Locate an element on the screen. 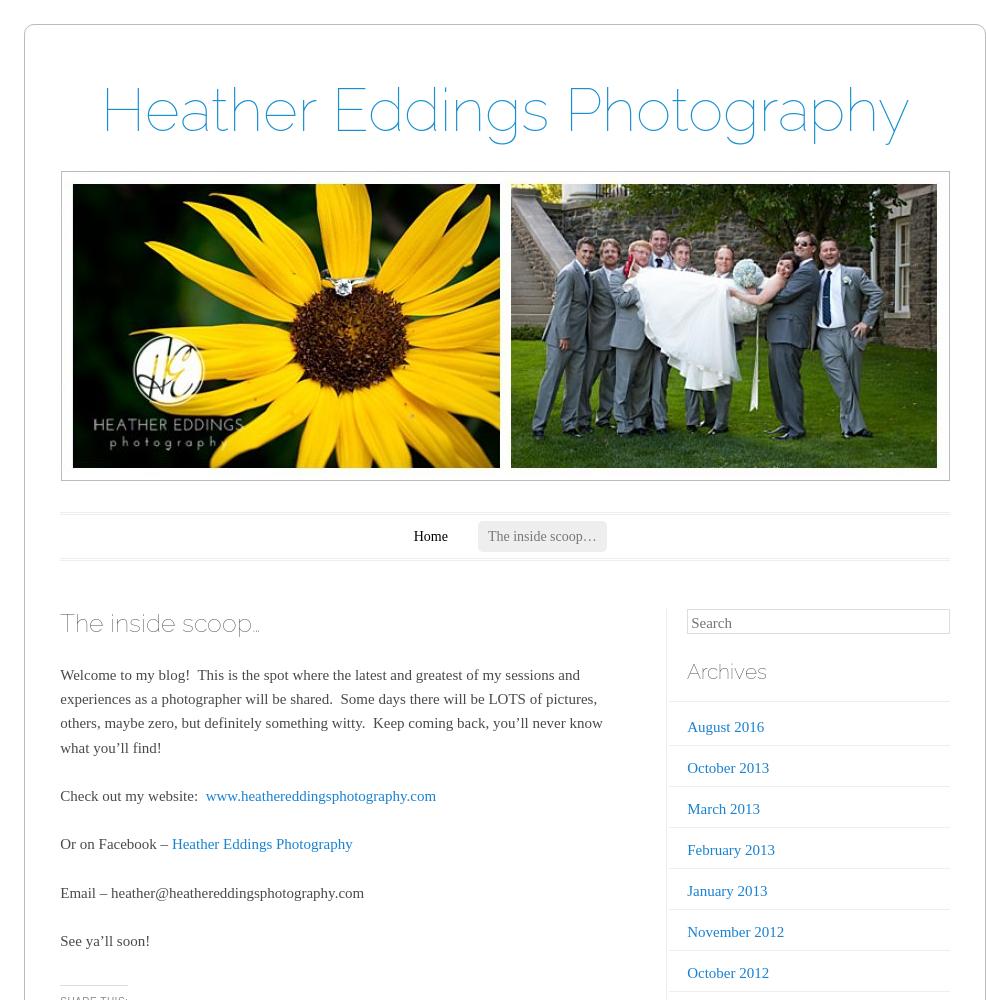 The height and width of the screenshot is (1000, 986). 'Archives' is located at coordinates (686, 670).